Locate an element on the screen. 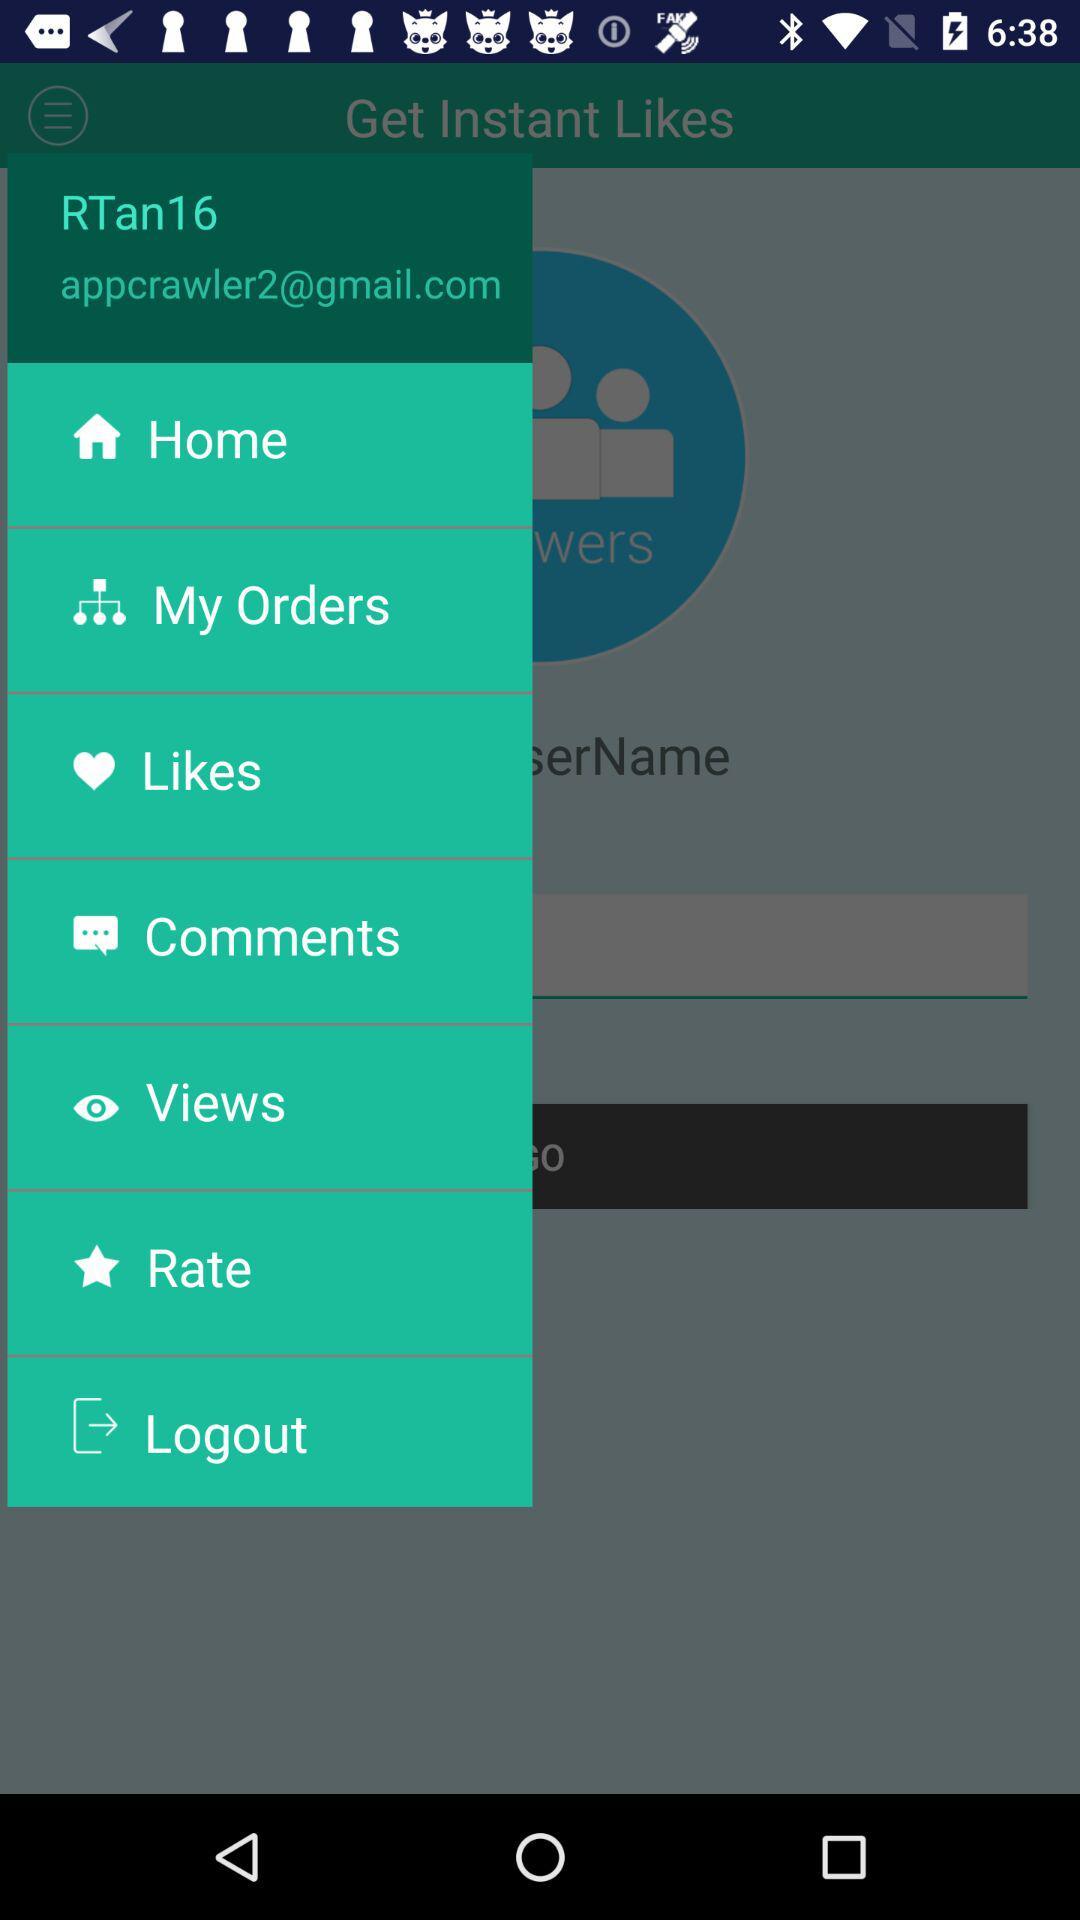 The width and height of the screenshot is (1080, 1920). likes item is located at coordinates (201, 768).